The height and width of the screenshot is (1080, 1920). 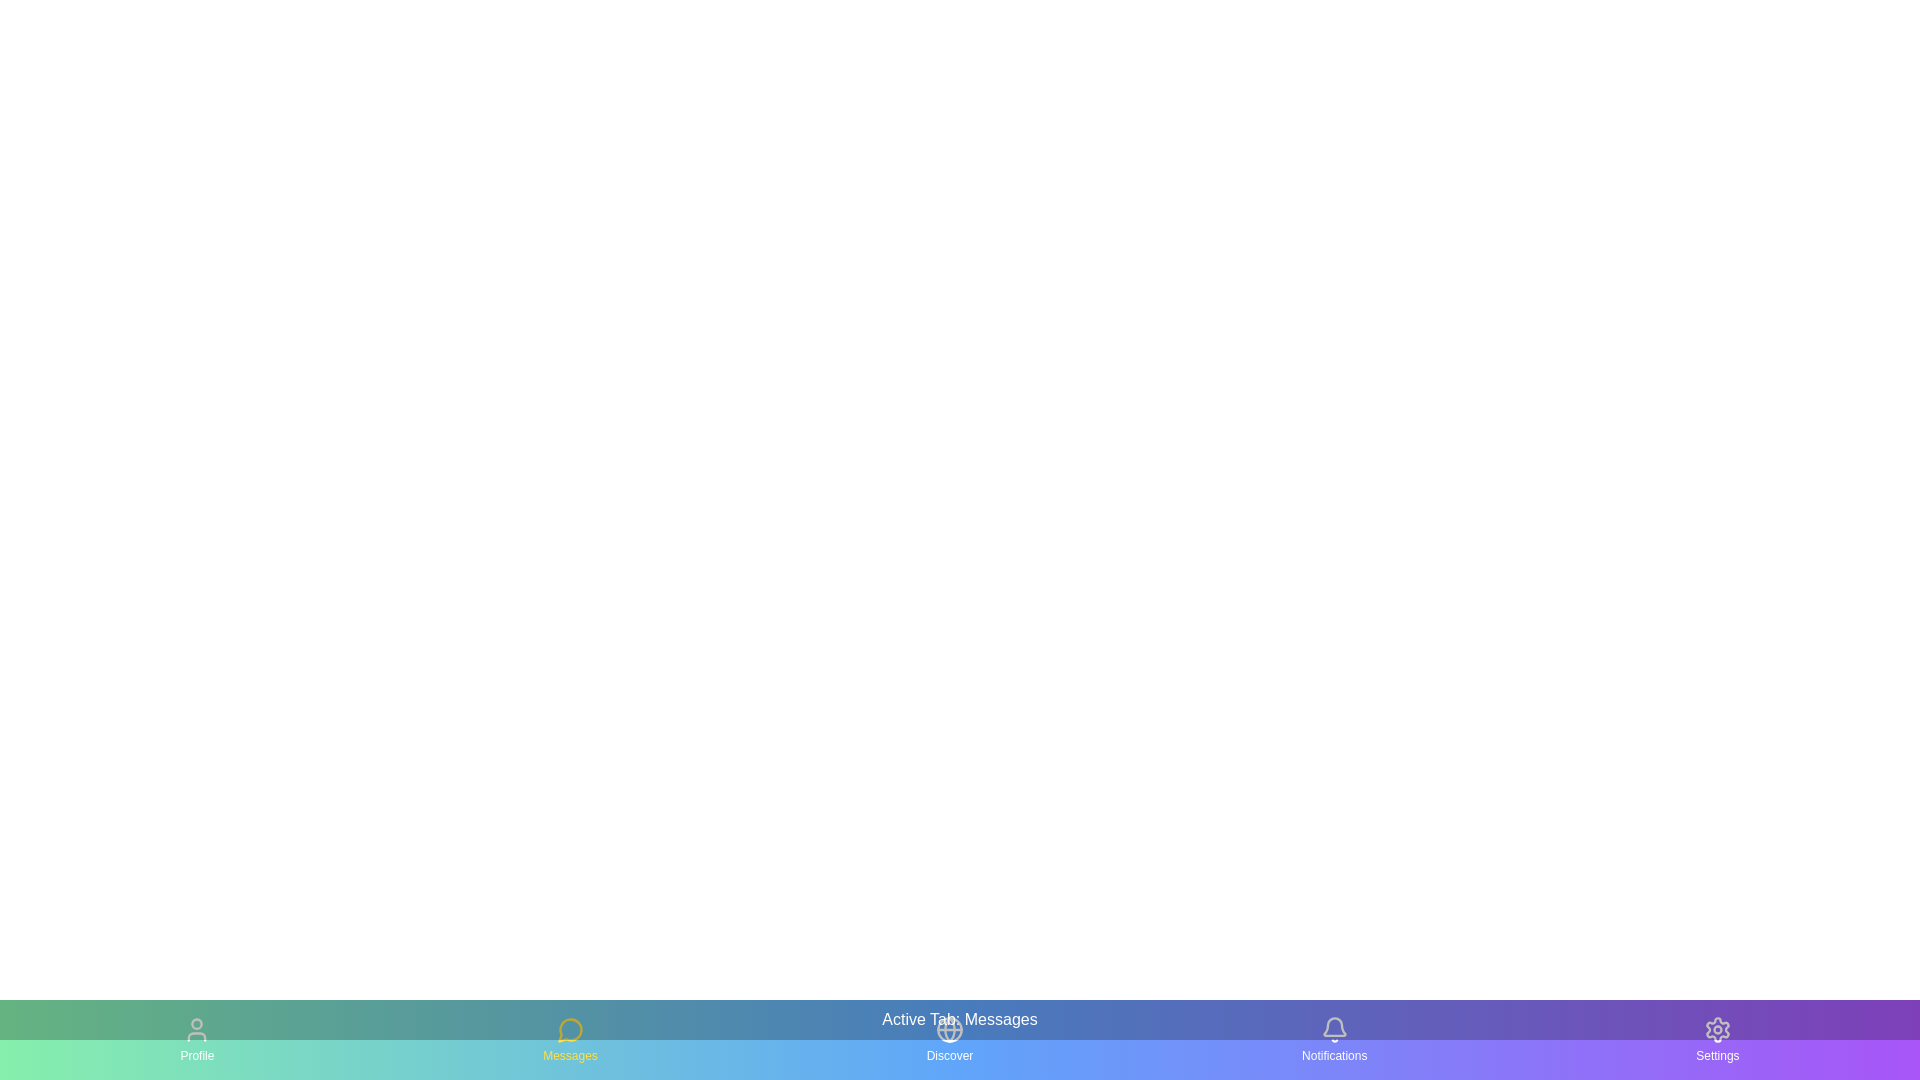 What do you see at coordinates (196, 1039) in the screenshot?
I see `the tab labeled Profile` at bounding box center [196, 1039].